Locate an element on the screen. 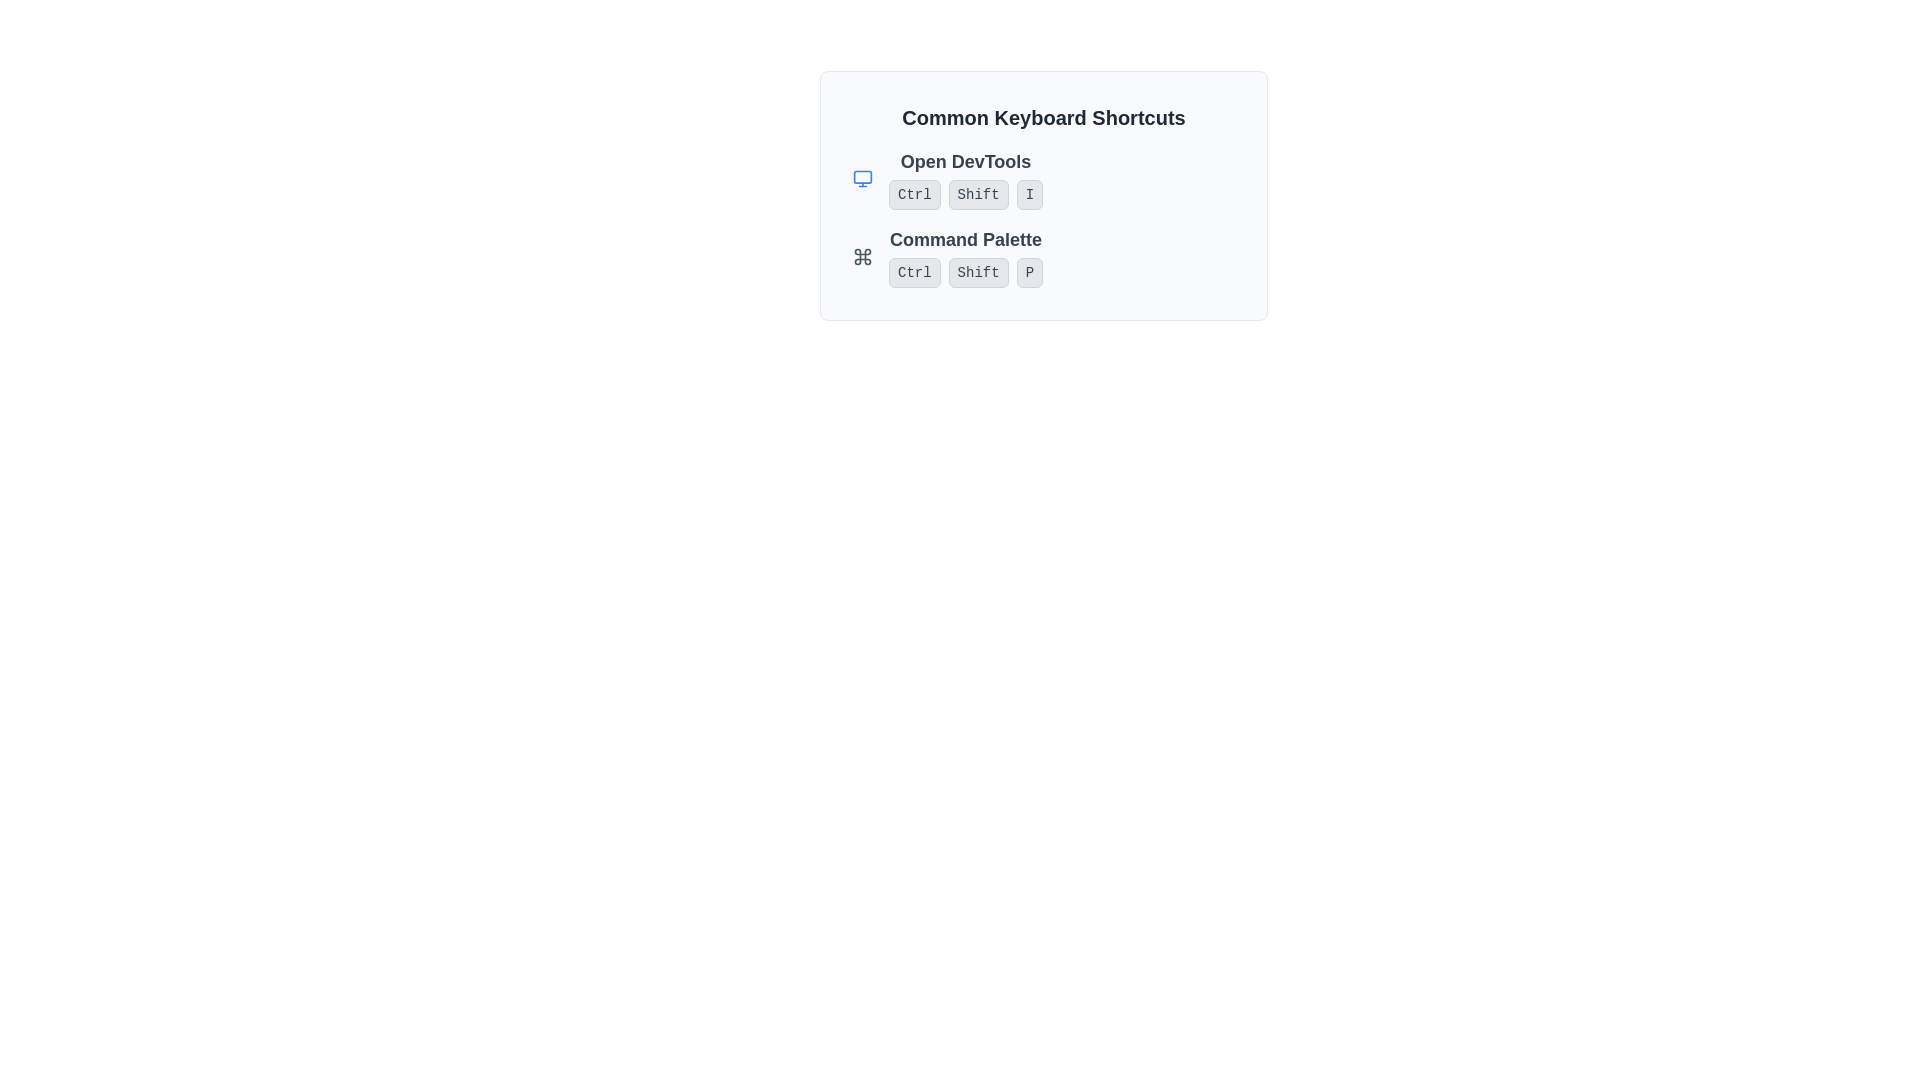 The height and width of the screenshot is (1080, 1920). the small, square-shaped icon resembling a command or options symbol, located in the bottom row of the 'Common Keyboard Shortcuts' box, adjacent to the text 'Command Palette' is located at coordinates (863, 256).